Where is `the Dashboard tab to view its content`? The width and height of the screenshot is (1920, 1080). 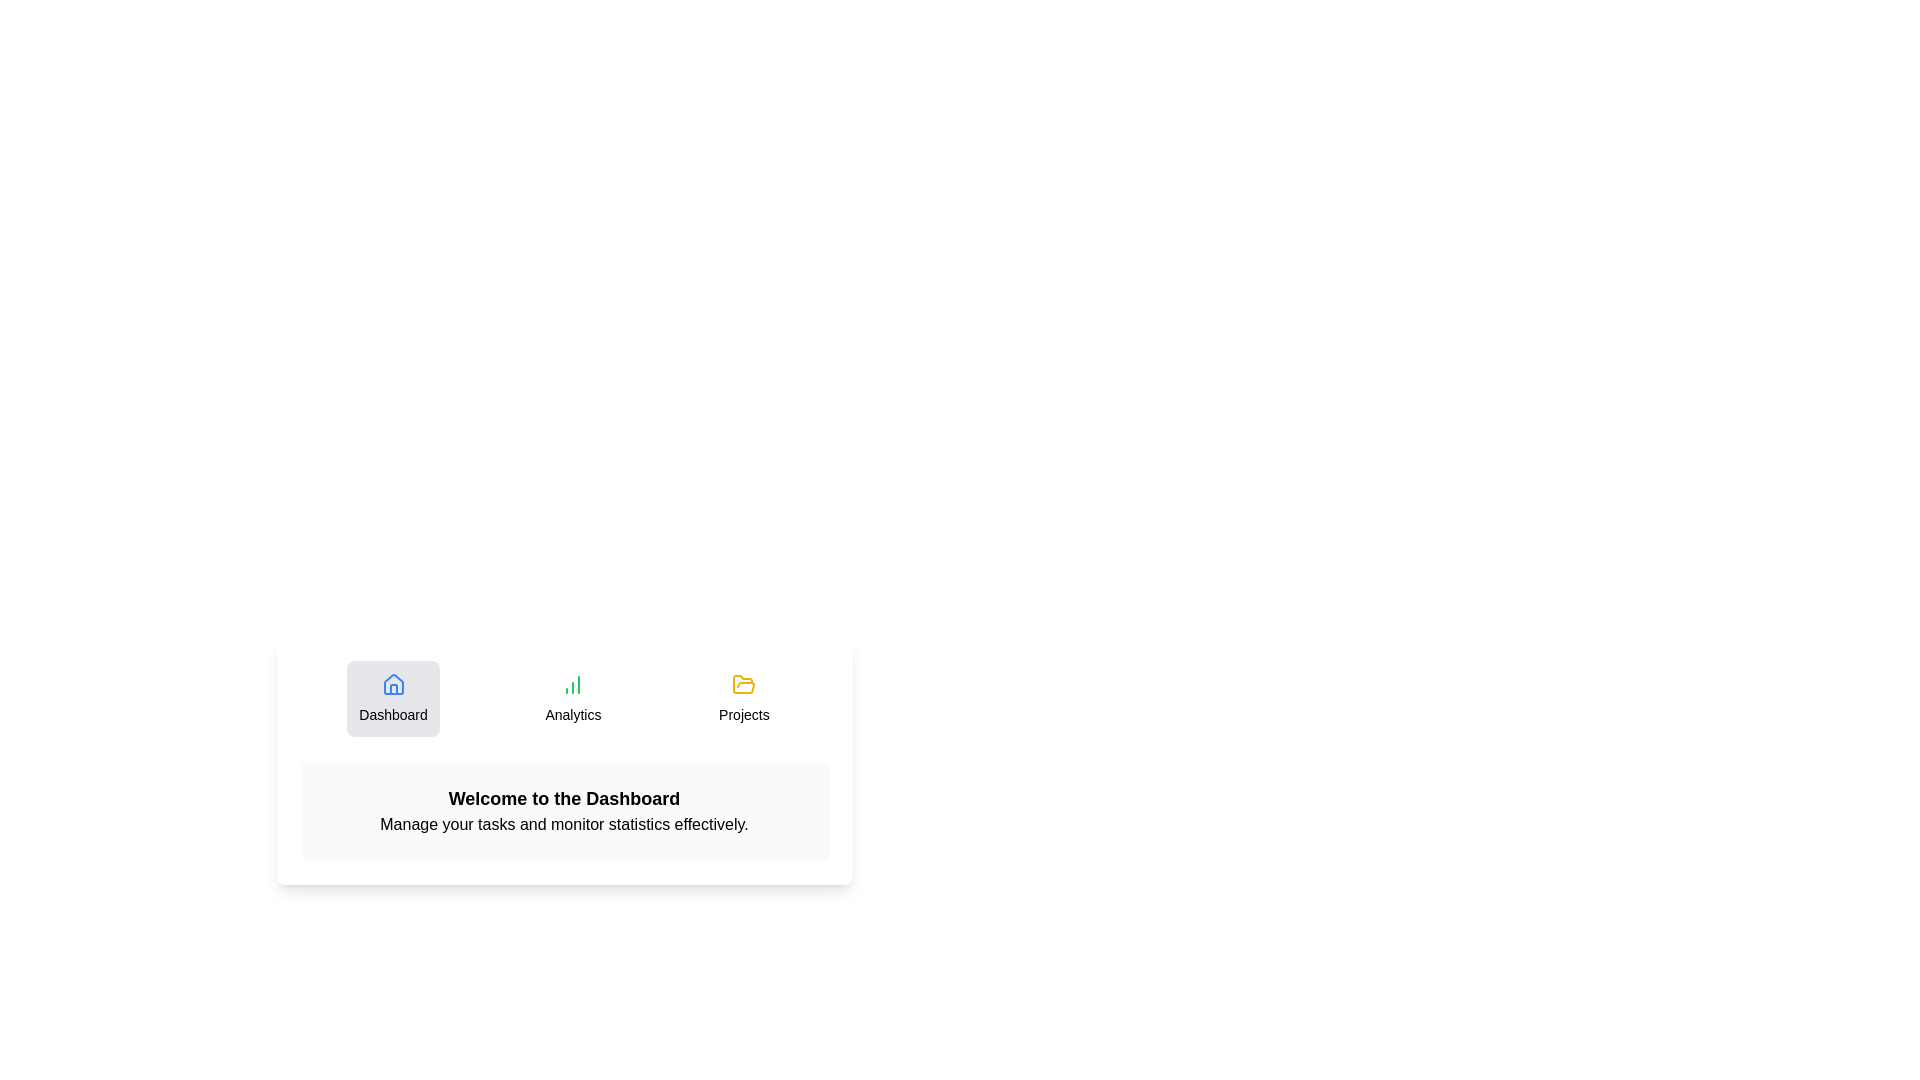
the Dashboard tab to view its content is located at coordinates (393, 697).